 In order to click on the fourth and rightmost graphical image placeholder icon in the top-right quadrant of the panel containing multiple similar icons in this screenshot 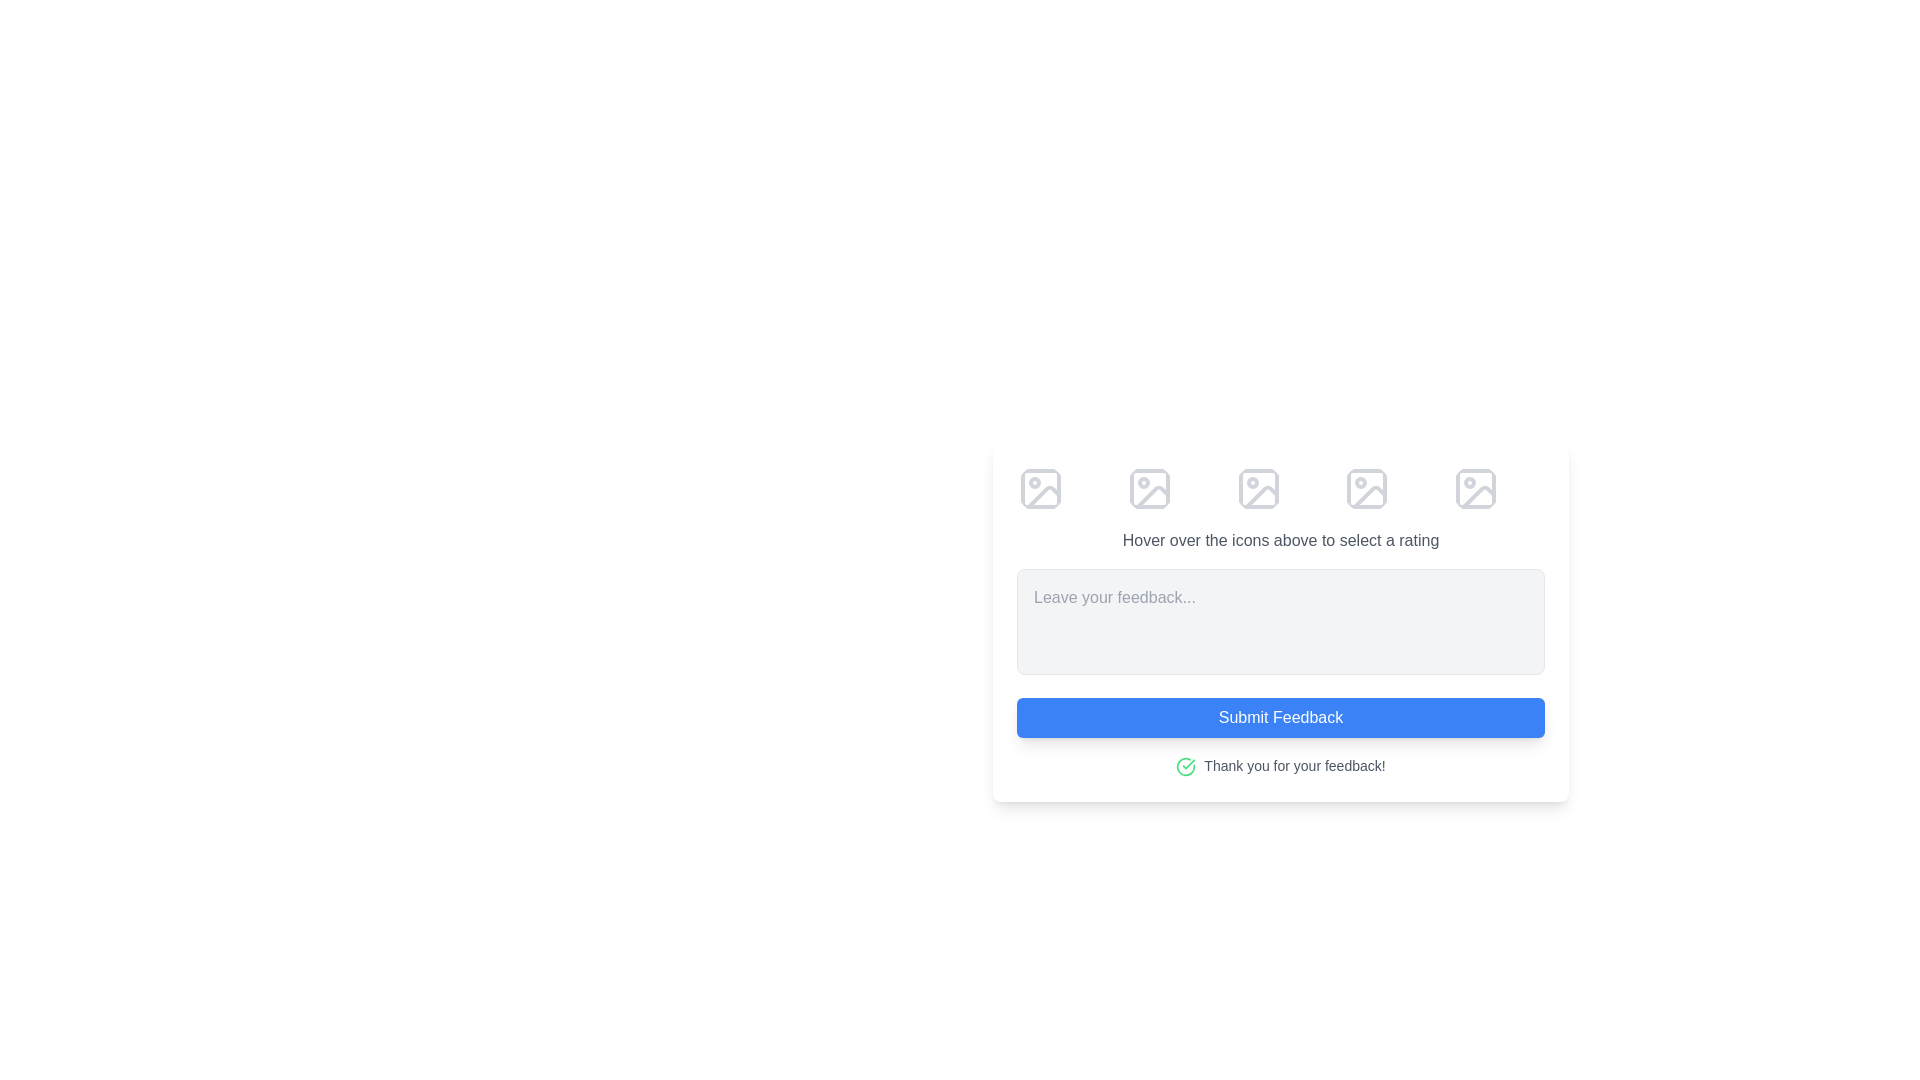, I will do `click(1476, 489)`.